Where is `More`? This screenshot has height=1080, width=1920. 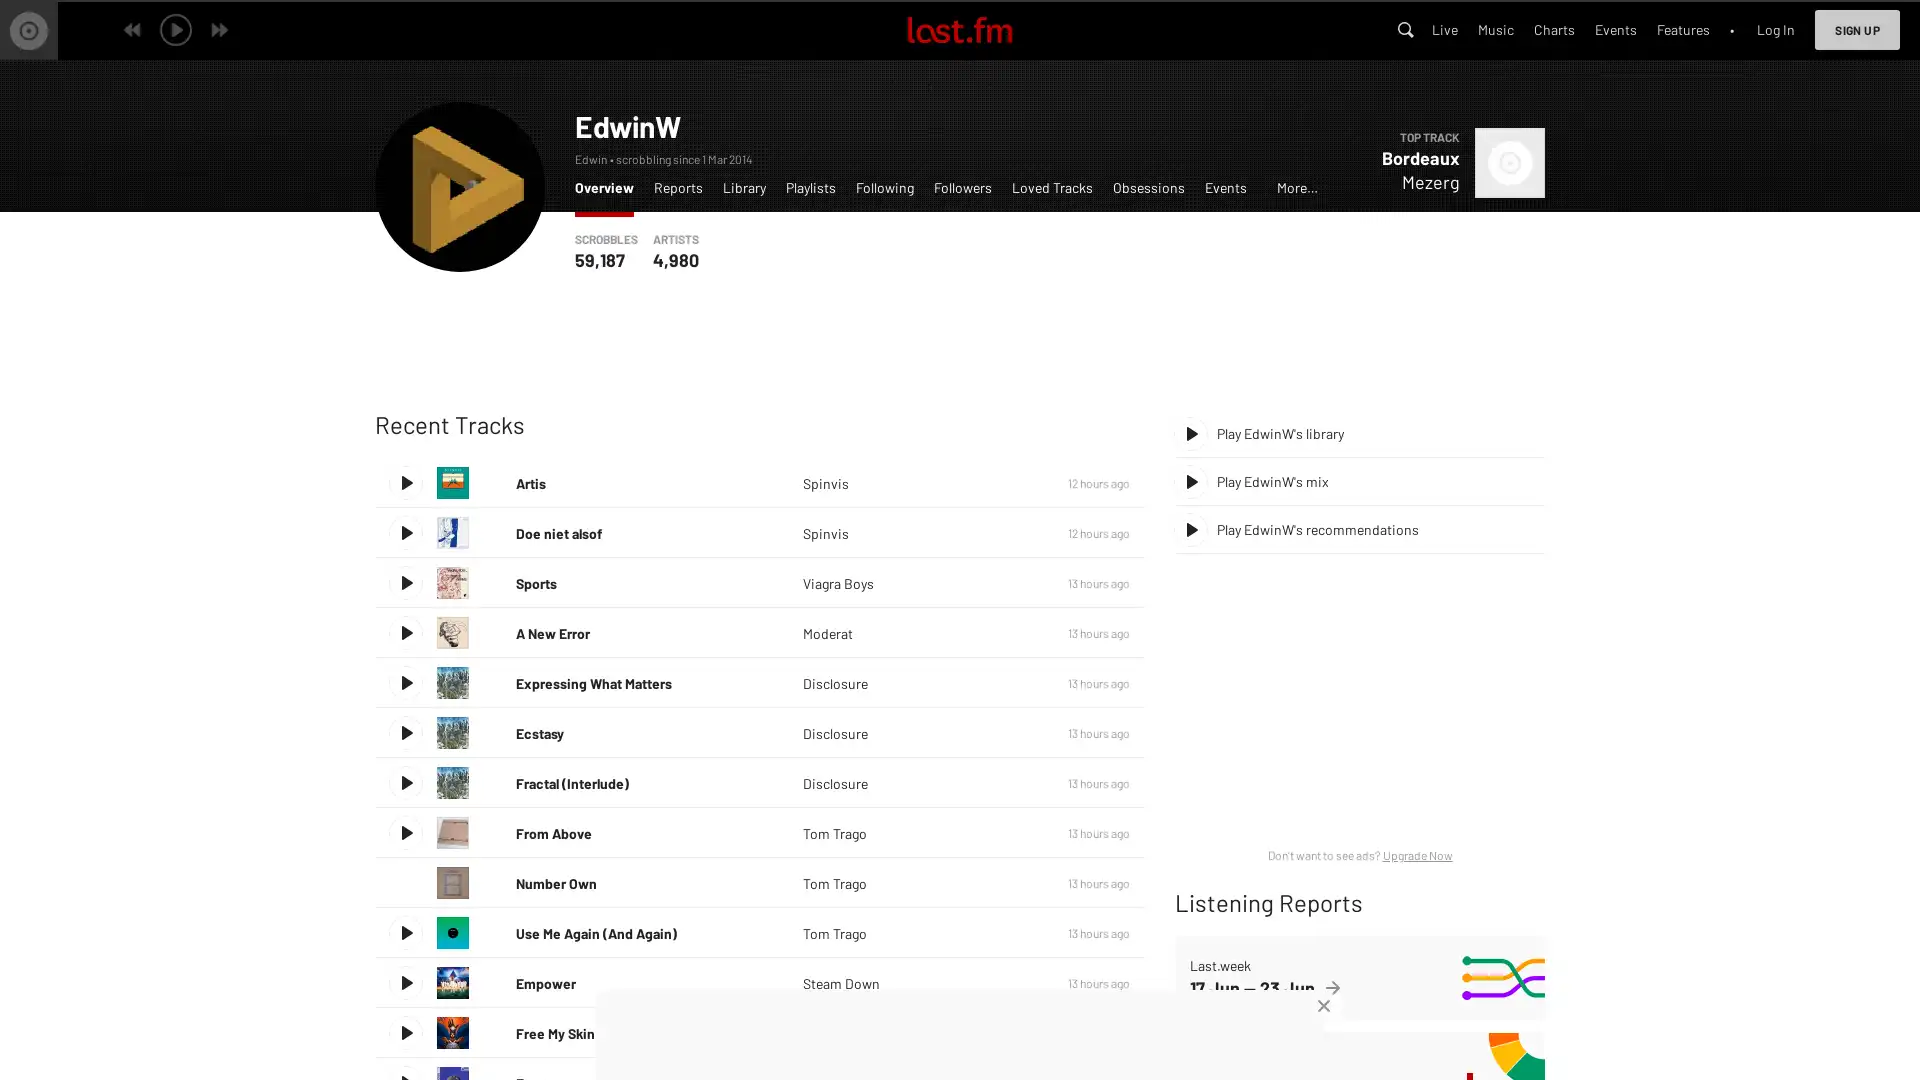
More is located at coordinates (1008, 782).